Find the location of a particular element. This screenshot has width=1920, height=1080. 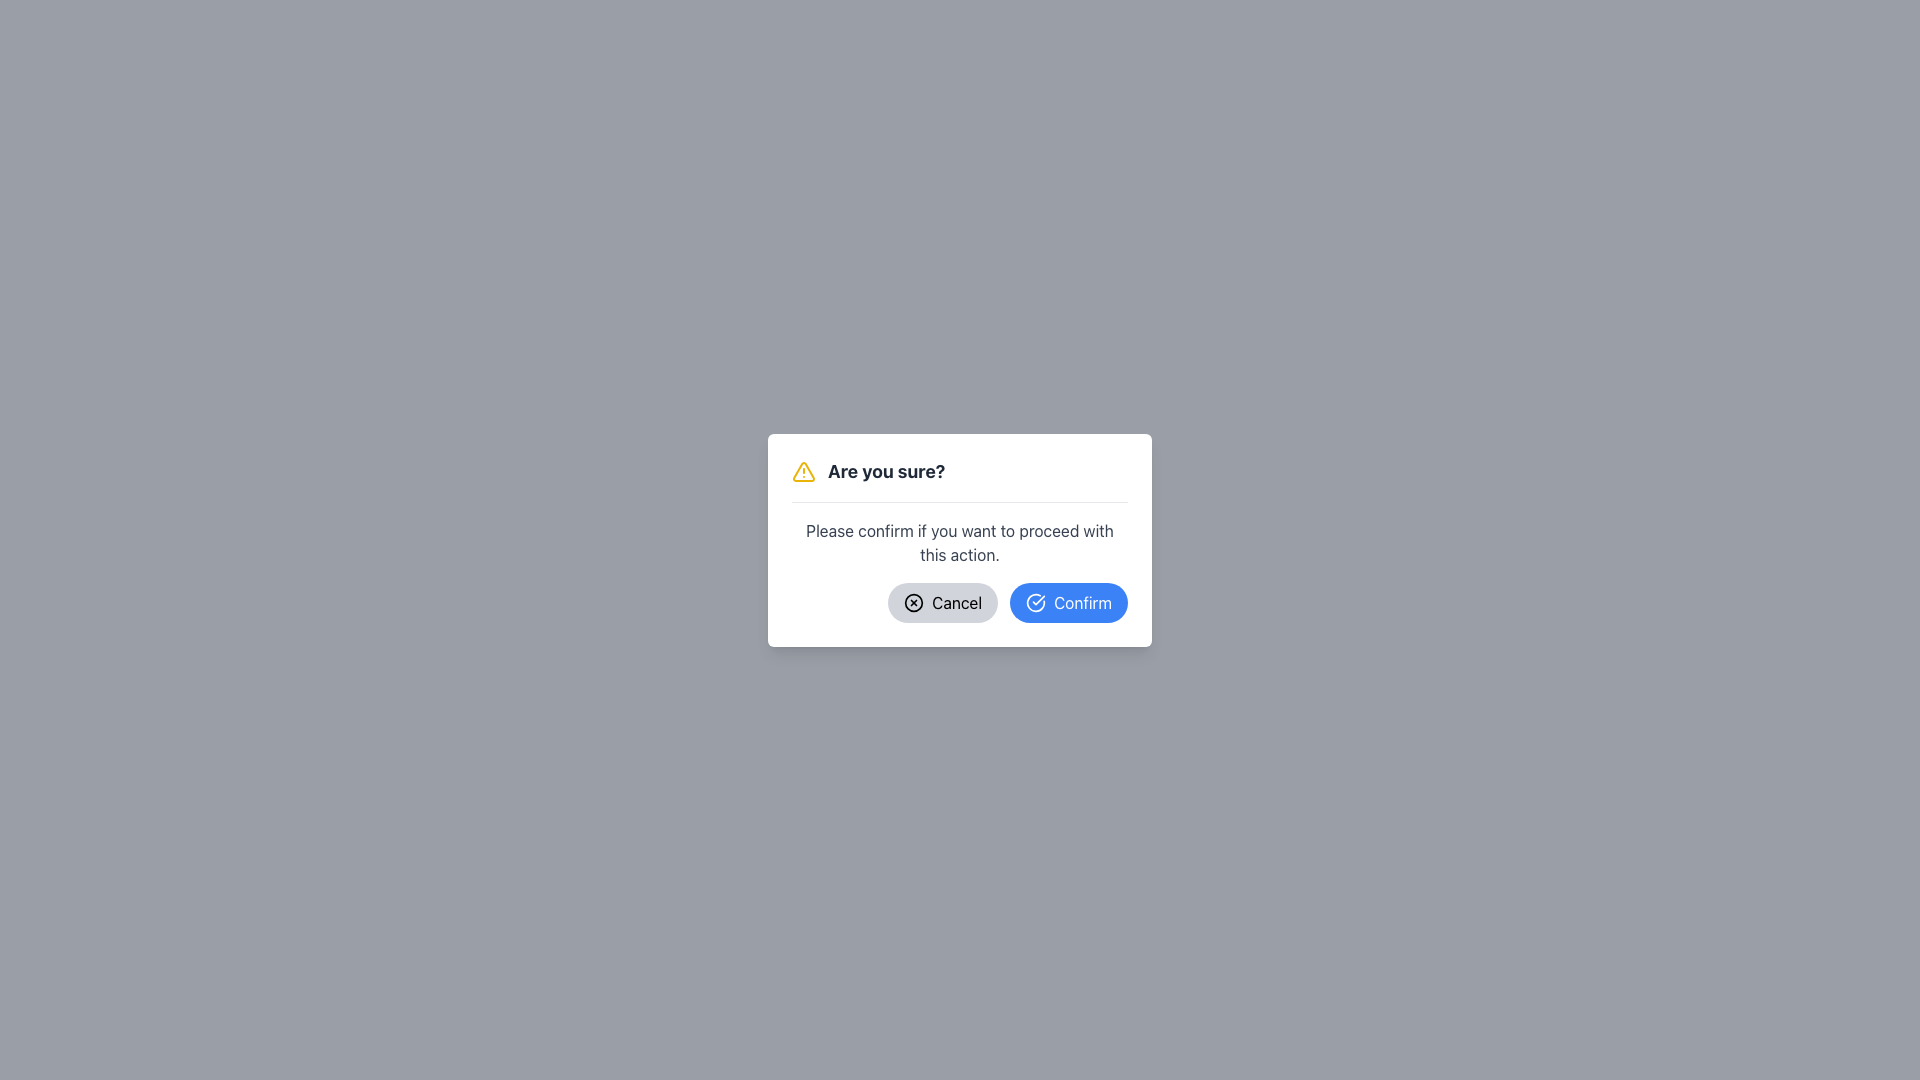

static text that says 'Please confirm if you want to proceed with this action.' which is centrally aligned in the confirmation dialog box, located directly underneath the warning icon and above the 'Cancel' and 'Confirm' buttons is located at coordinates (960, 542).